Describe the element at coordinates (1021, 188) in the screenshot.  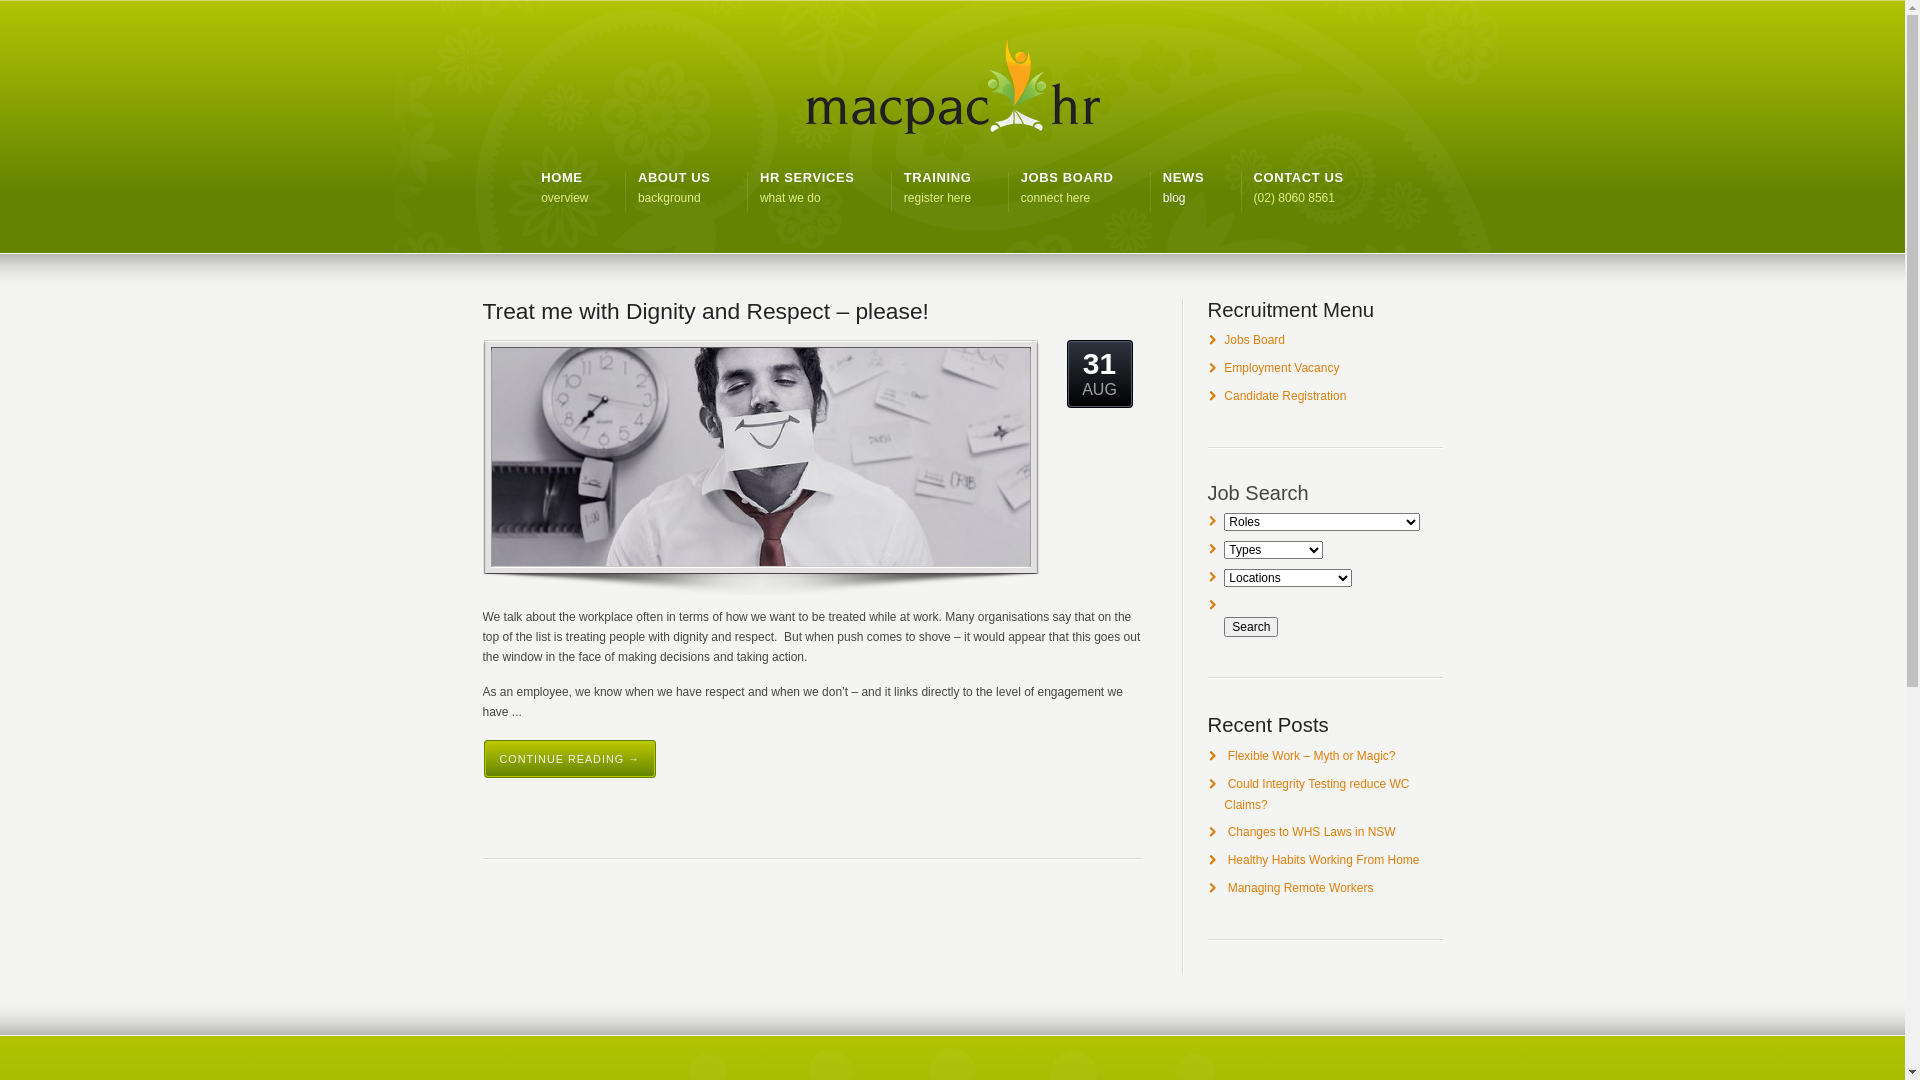
I see `'JOBS BOARD` at that location.